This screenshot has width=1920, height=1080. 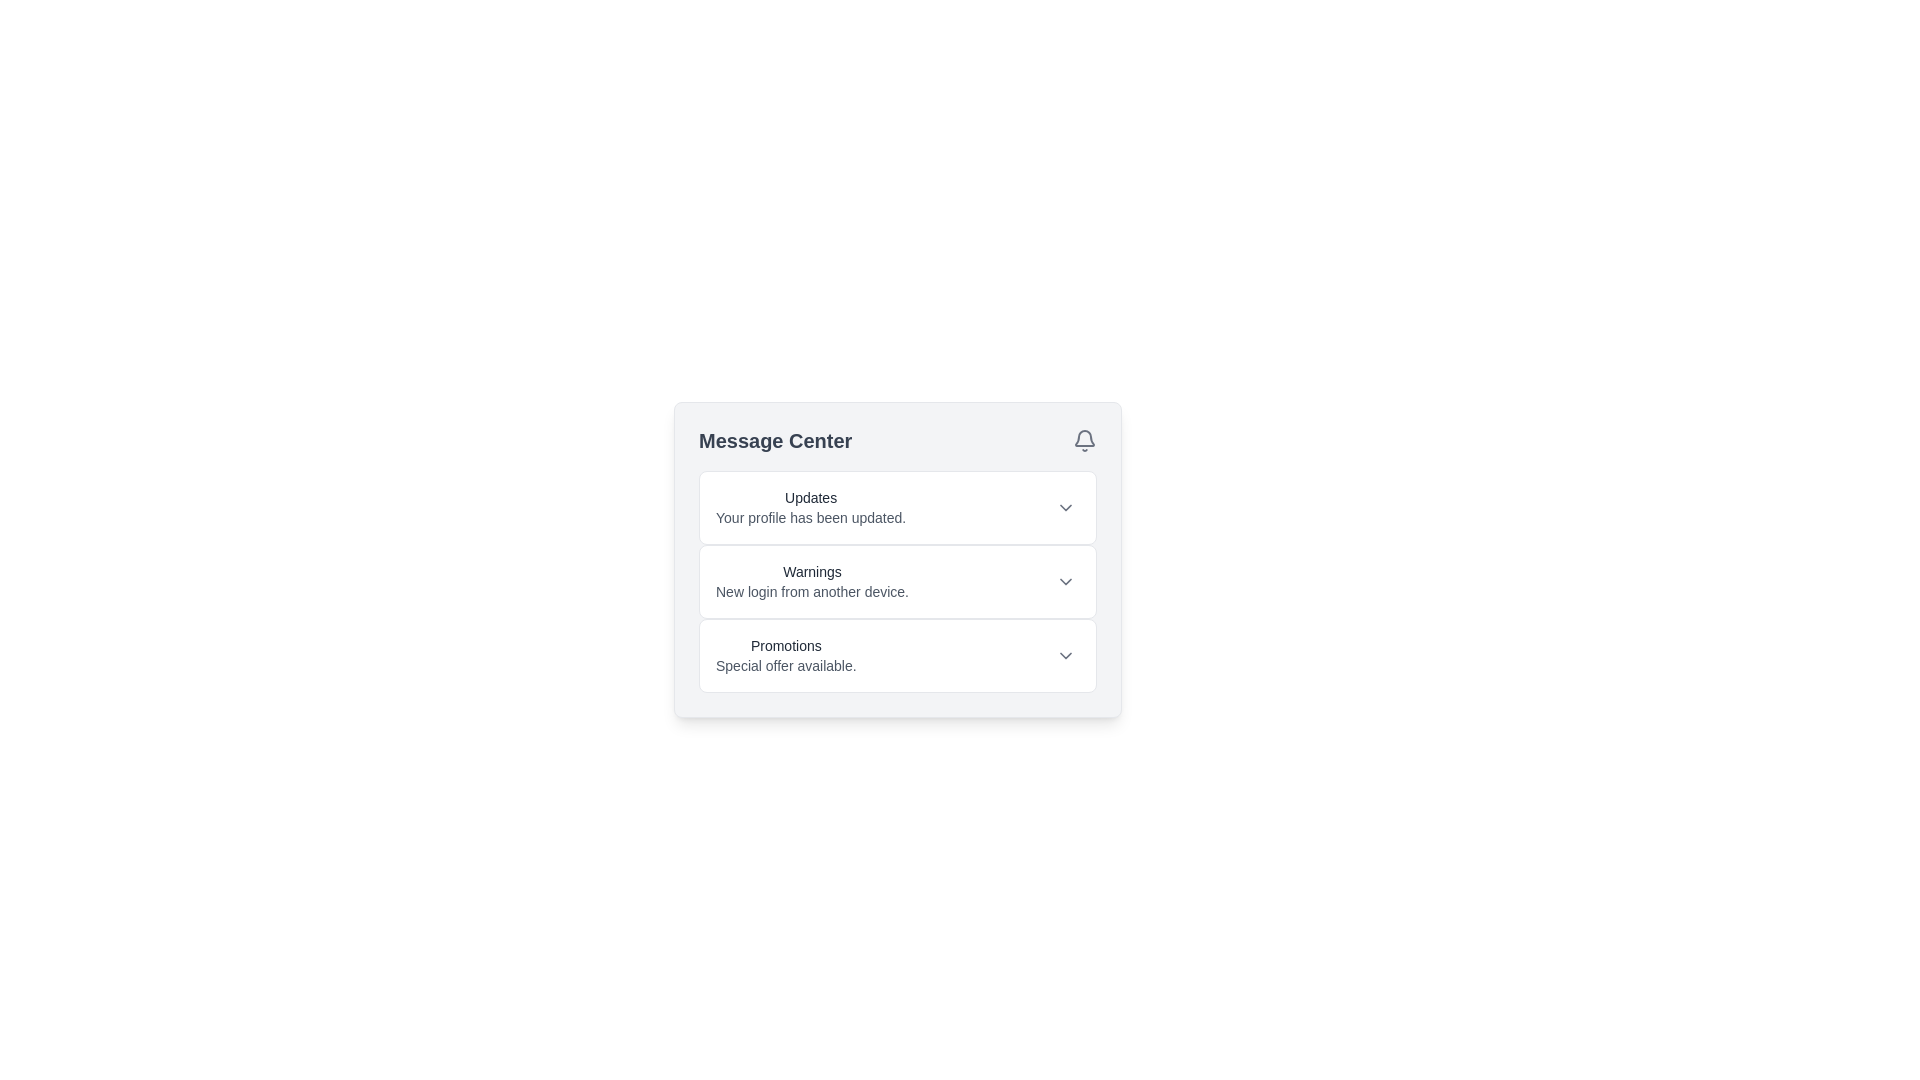 I want to click on Notification icon located in the top-right corner of the header section, adjacent to the 'Message Center' text, as part of the visual layout, so click(x=1083, y=439).